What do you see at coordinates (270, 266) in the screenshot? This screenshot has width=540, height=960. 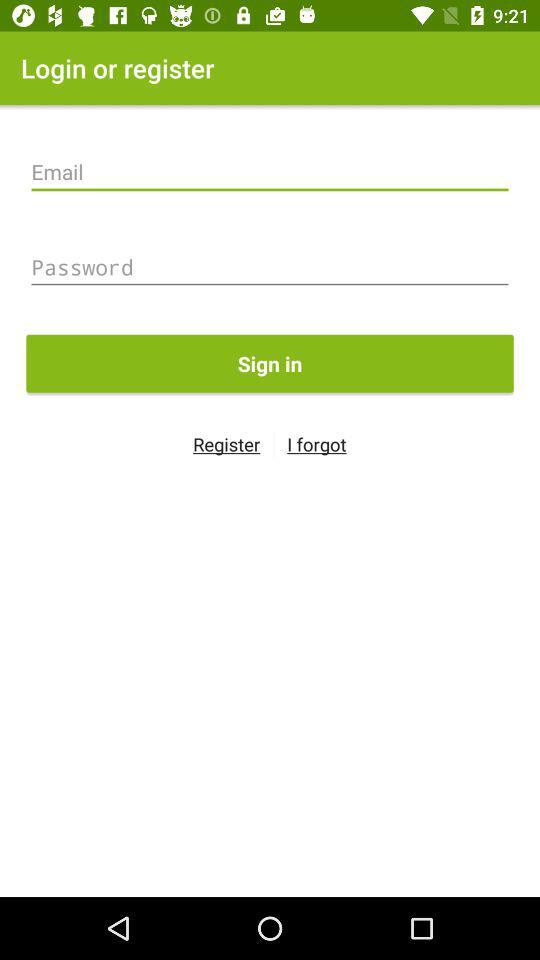 I see `item above sign in icon` at bounding box center [270, 266].